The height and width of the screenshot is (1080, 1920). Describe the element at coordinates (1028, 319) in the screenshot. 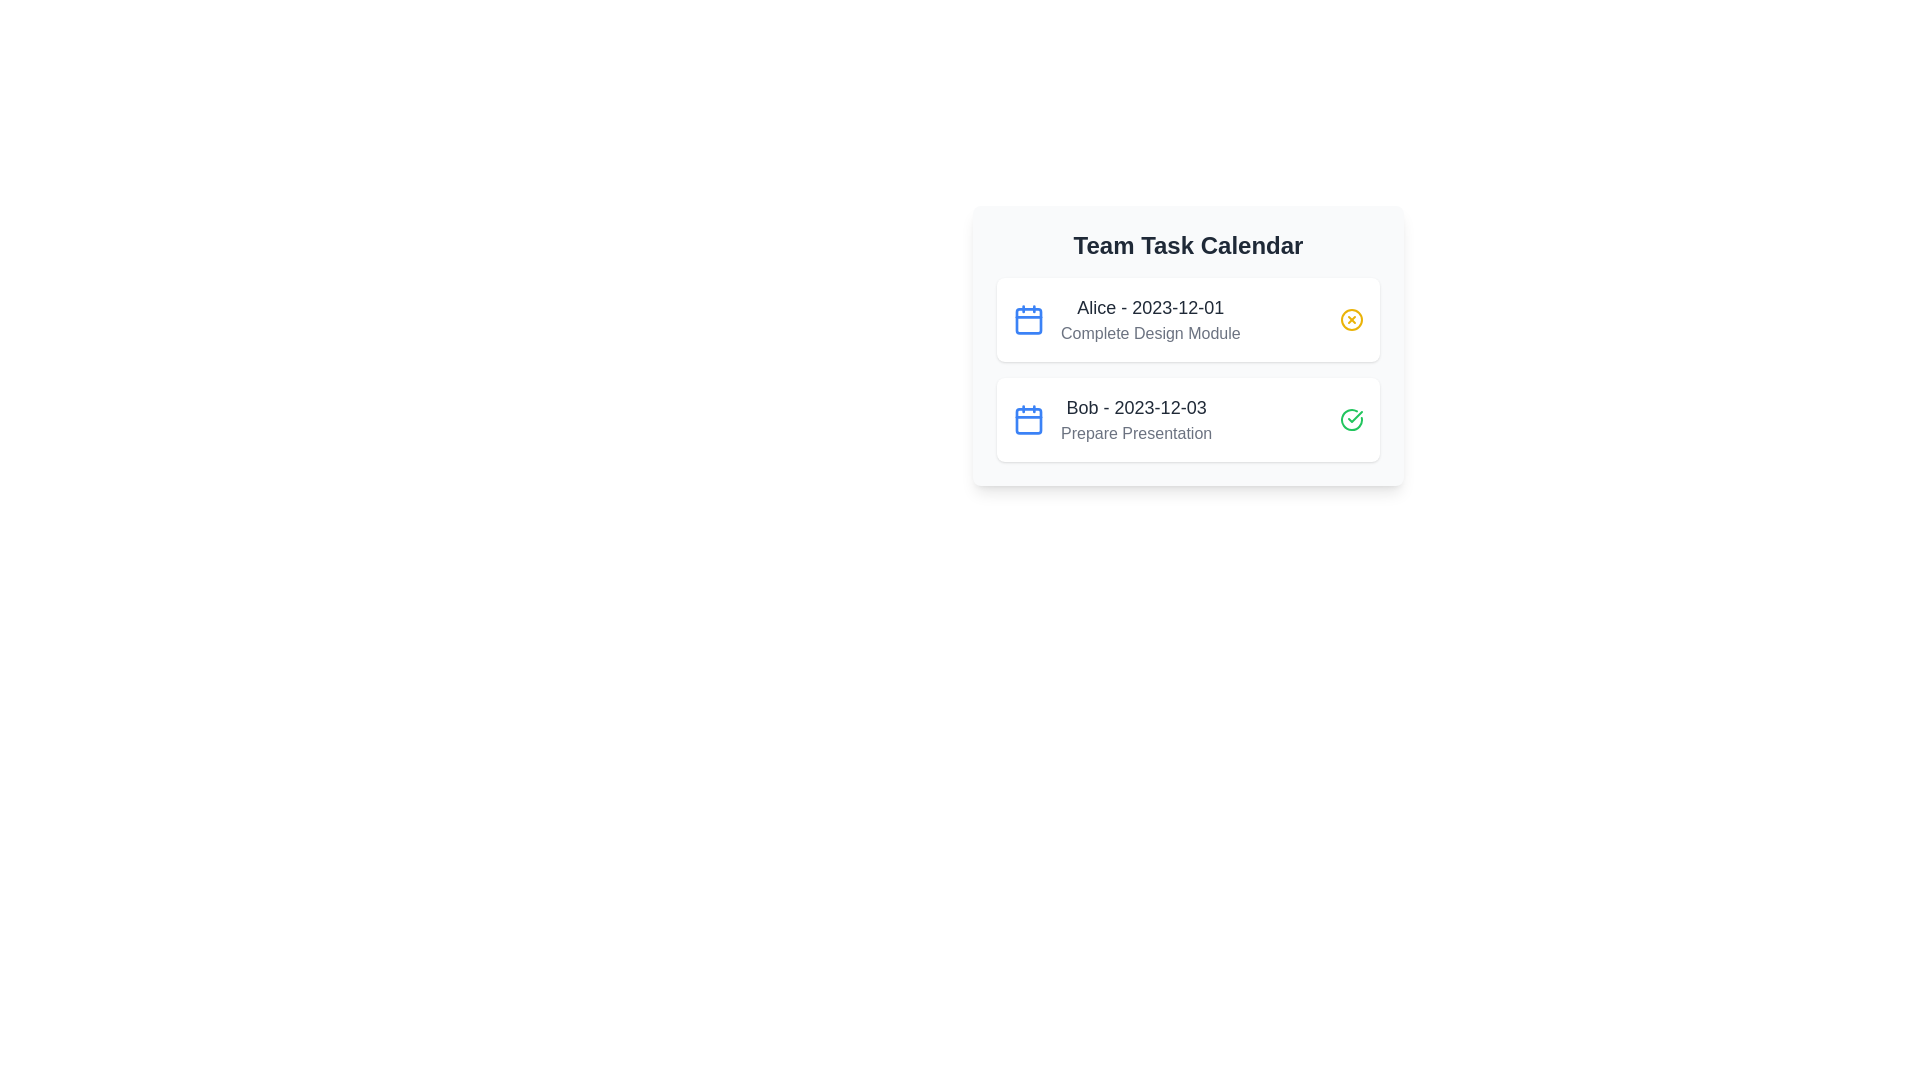

I see `the calendar icon next to the task of Alice - 2023-12-01` at that location.